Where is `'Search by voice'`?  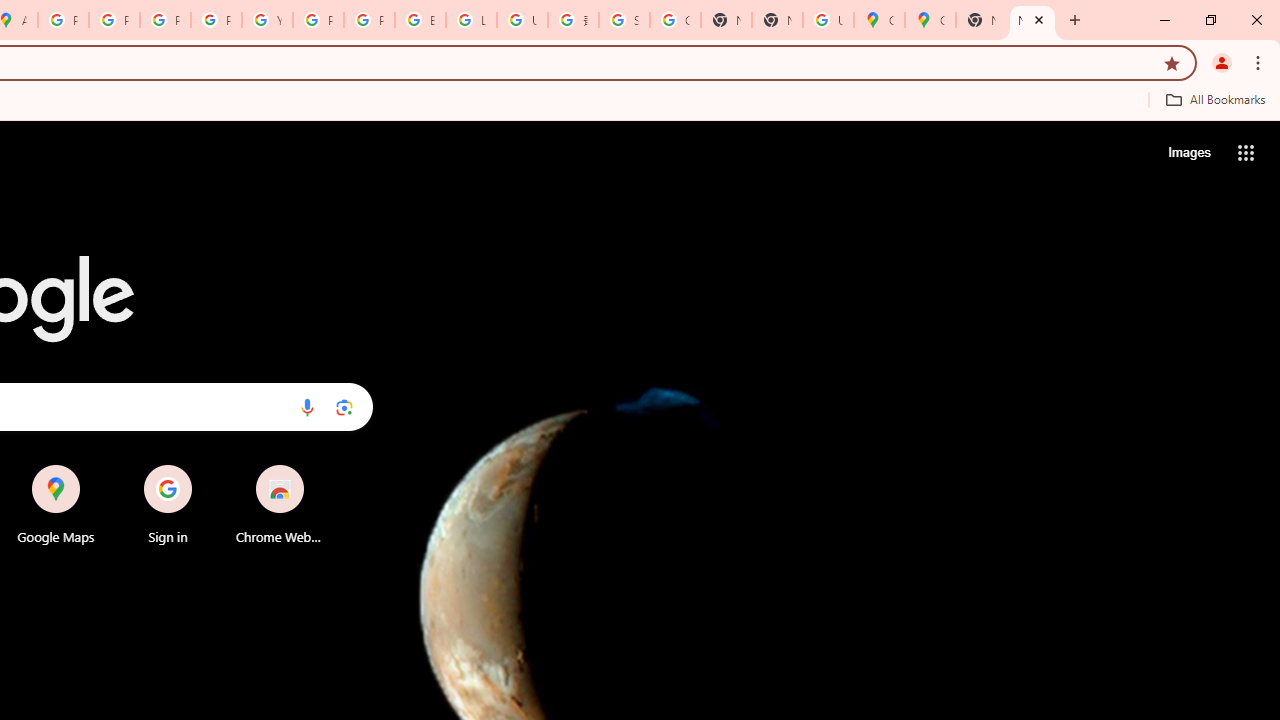
'Search by voice' is located at coordinates (306, 406).